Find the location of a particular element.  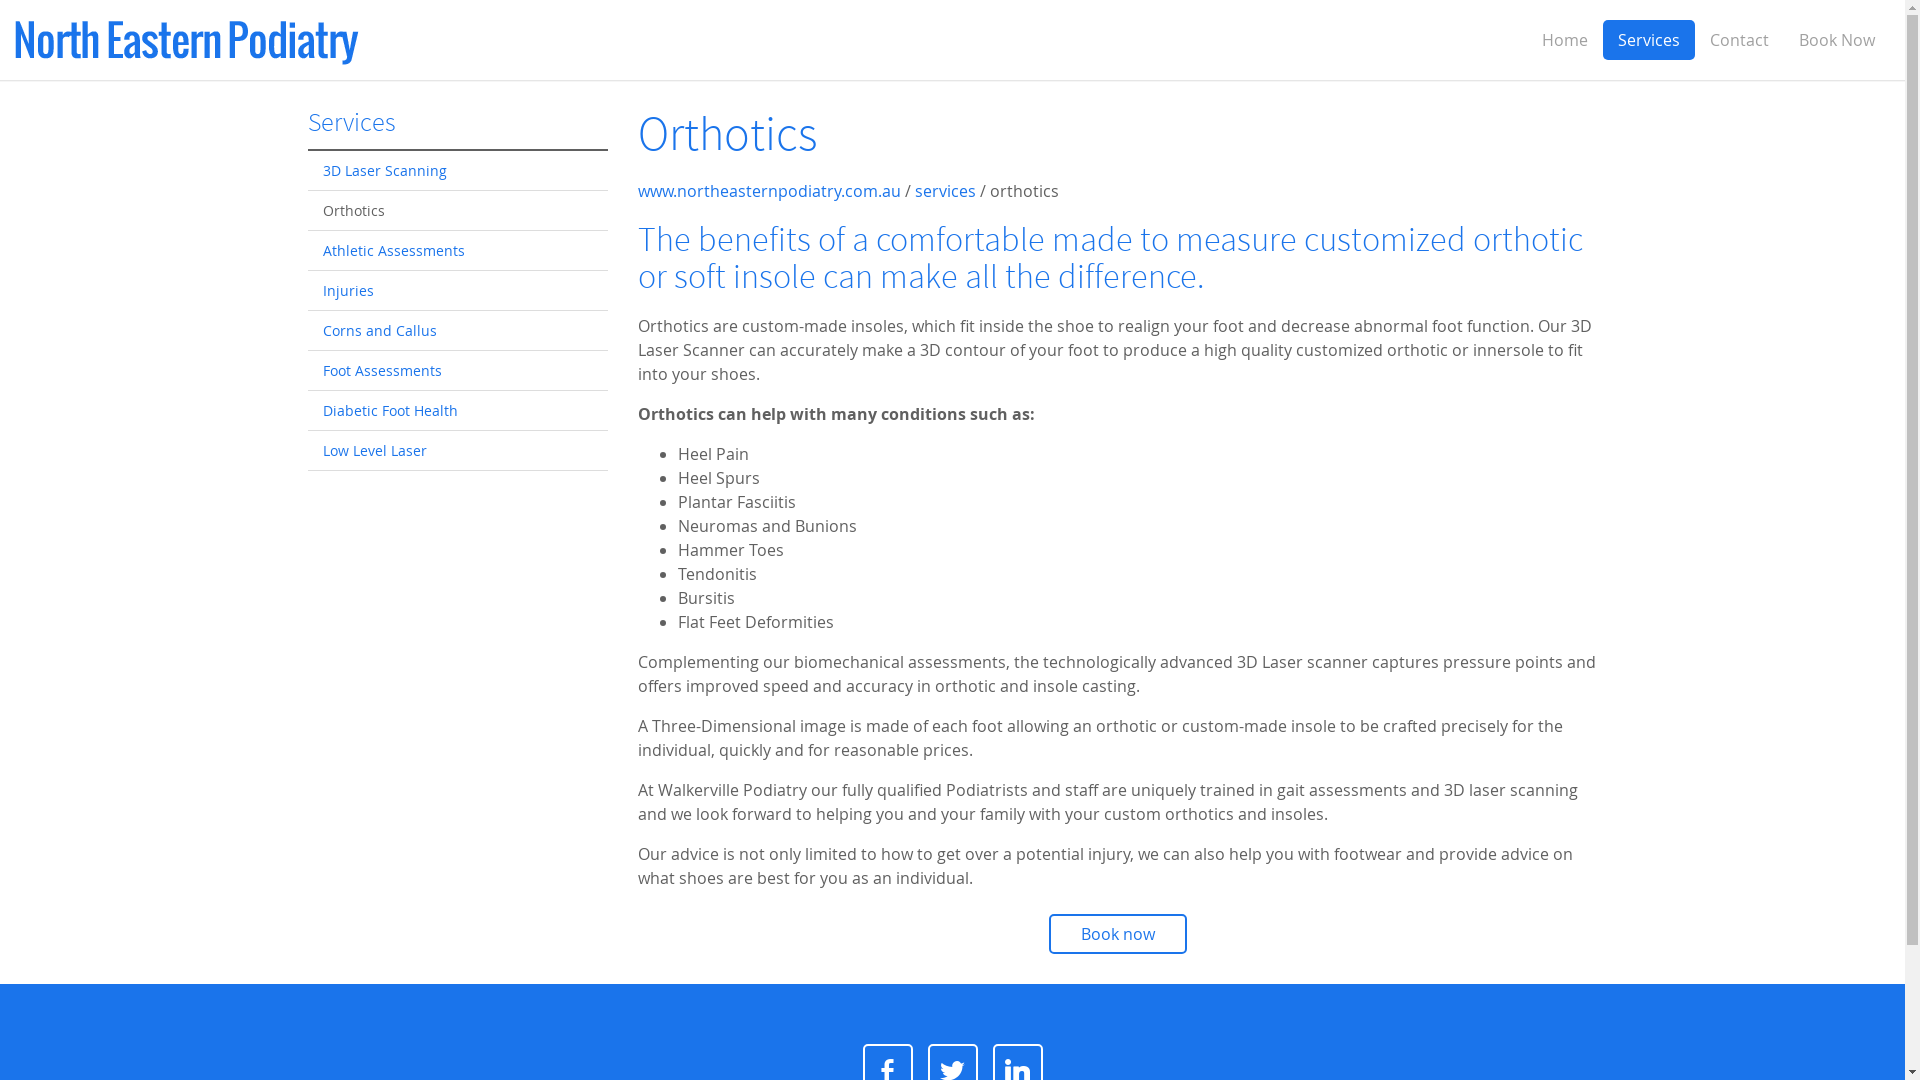

'Home' is located at coordinates (1563, 39).